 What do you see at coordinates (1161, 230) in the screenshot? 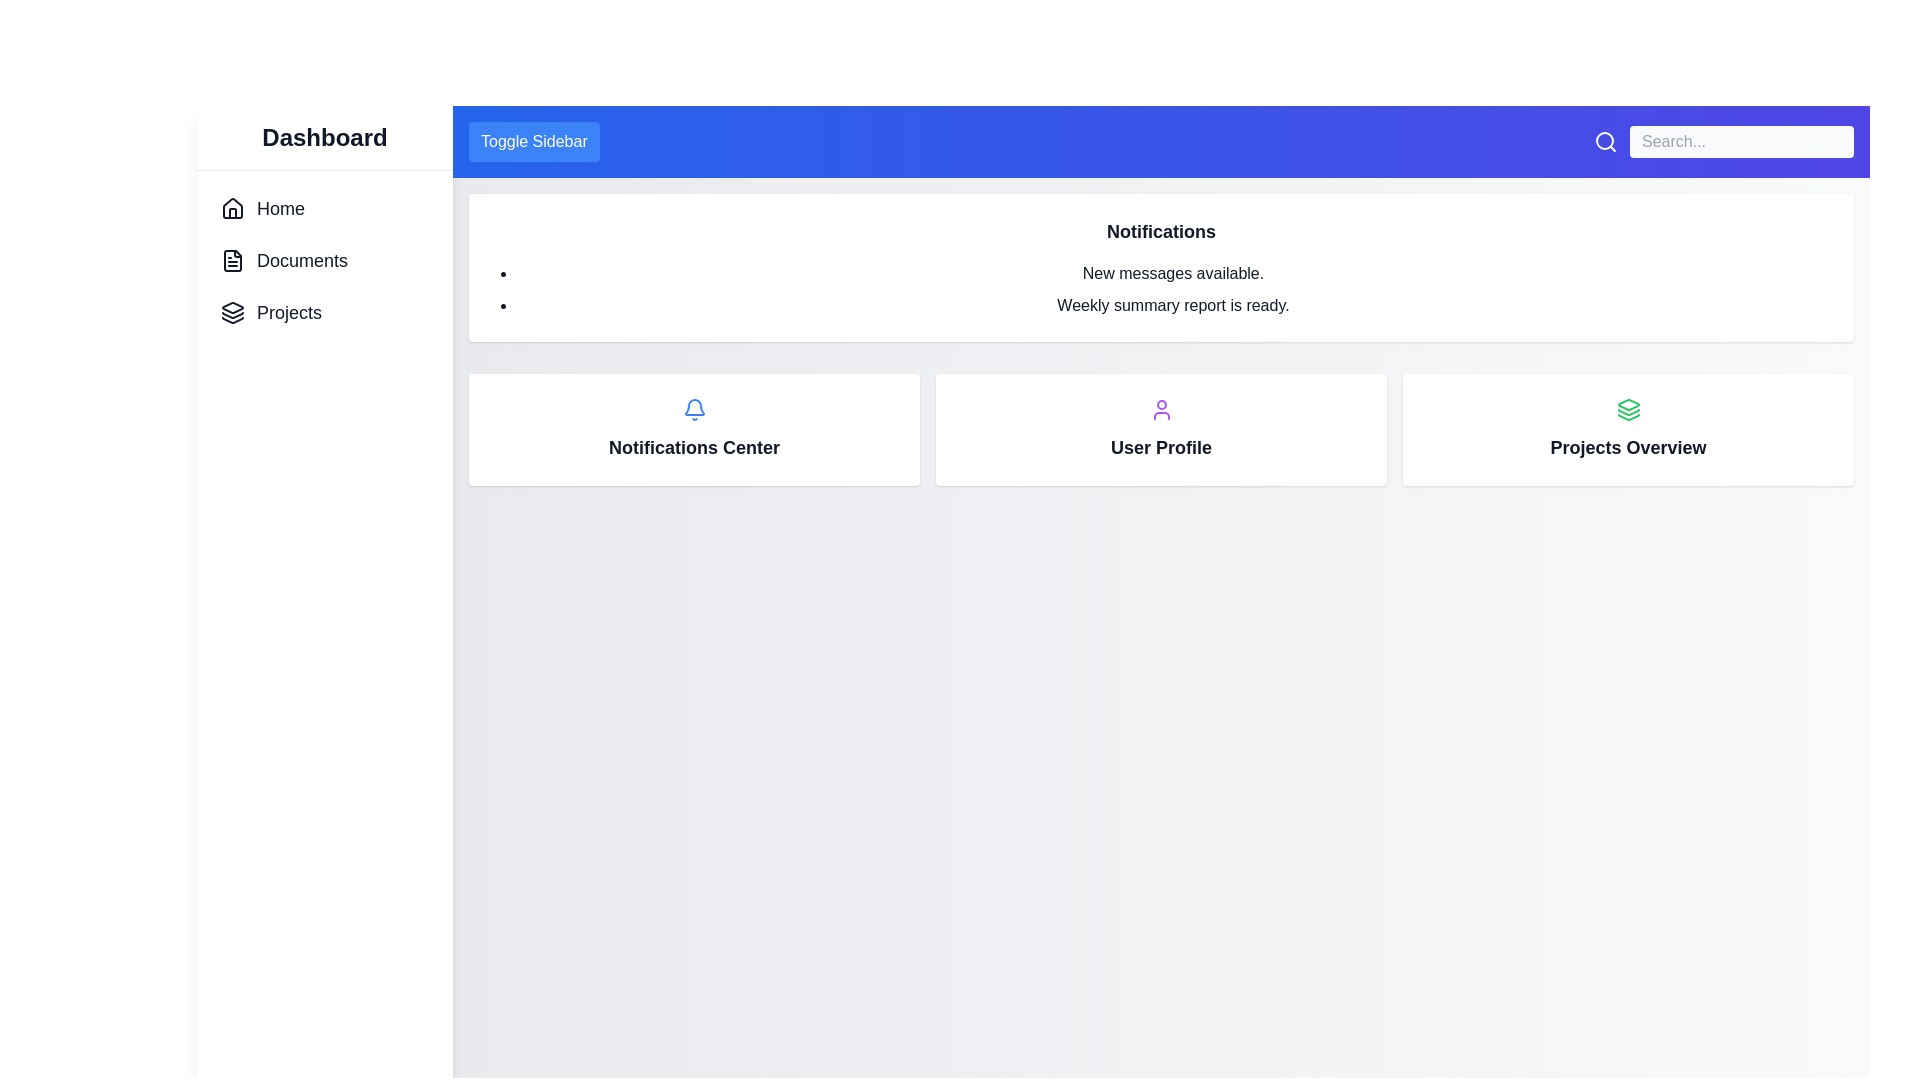
I see `the 'Notifications' static text header which is bold and prominently styled, located at the top of a white card with rounded corners` at bounding box center [1161, 230].